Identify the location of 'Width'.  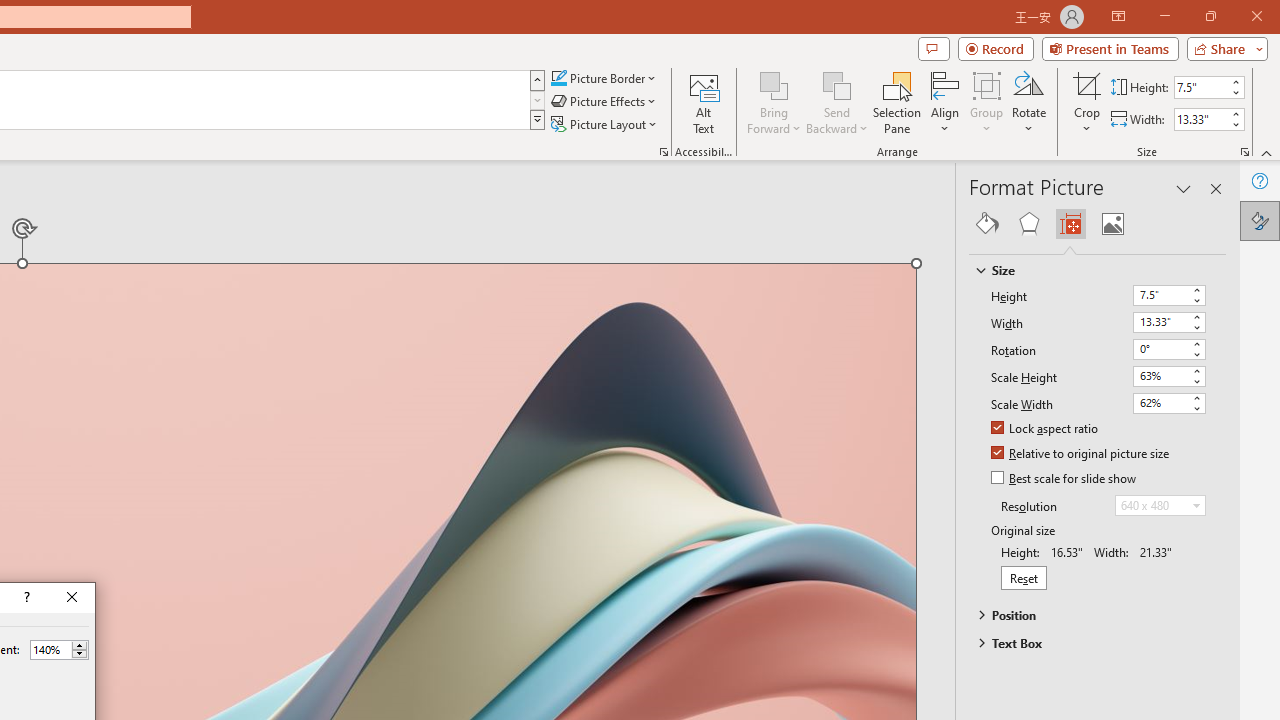
(1160, 321).